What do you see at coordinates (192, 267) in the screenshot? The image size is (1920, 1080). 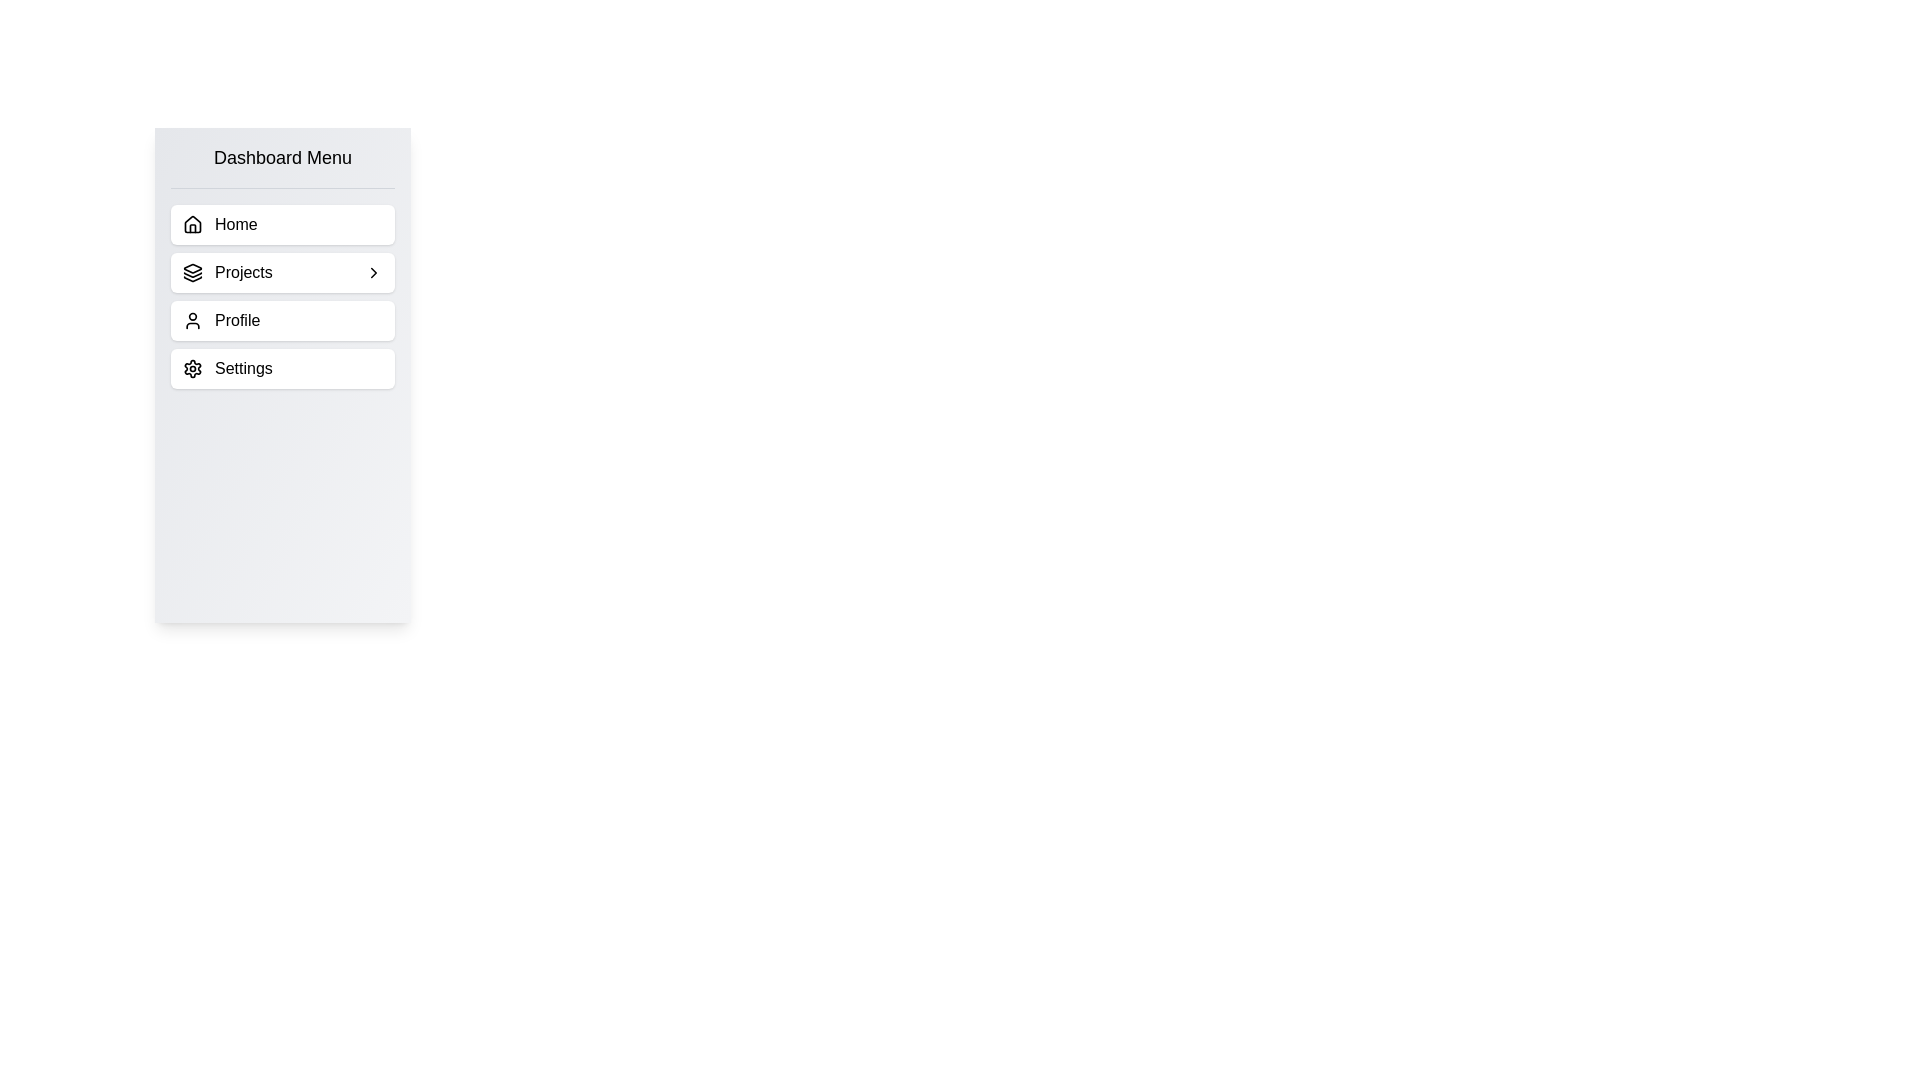 I see `the 'layer' or 'stack' icon associated with the 'Projects' navigation menu item in the dashboard` at bounding box center [192, 267].